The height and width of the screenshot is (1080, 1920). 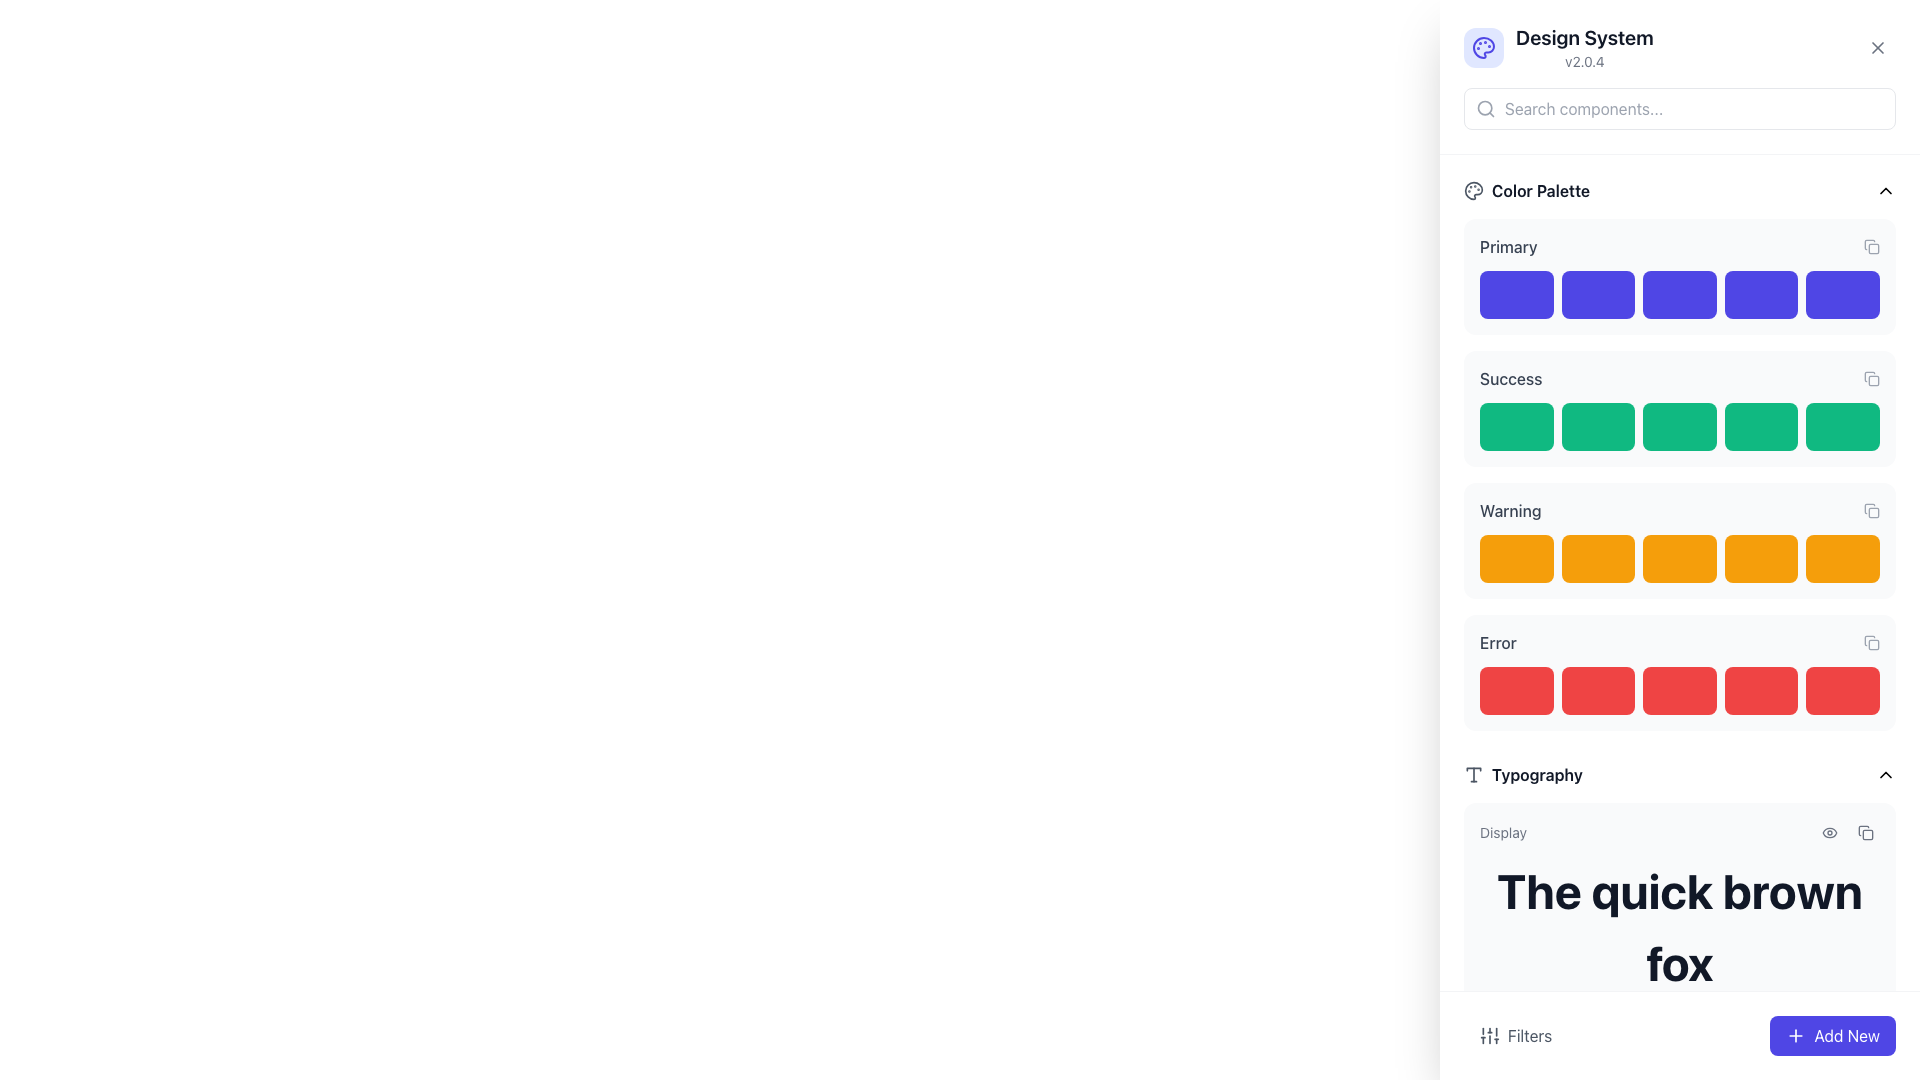 What do you see at coordinates (1865, 1059) in the screenshot?
I see `the small square button with rounded corners containing a copy icon, located near the bottom-right of the typography section, to copy` at bounding box center [1865, 1059].